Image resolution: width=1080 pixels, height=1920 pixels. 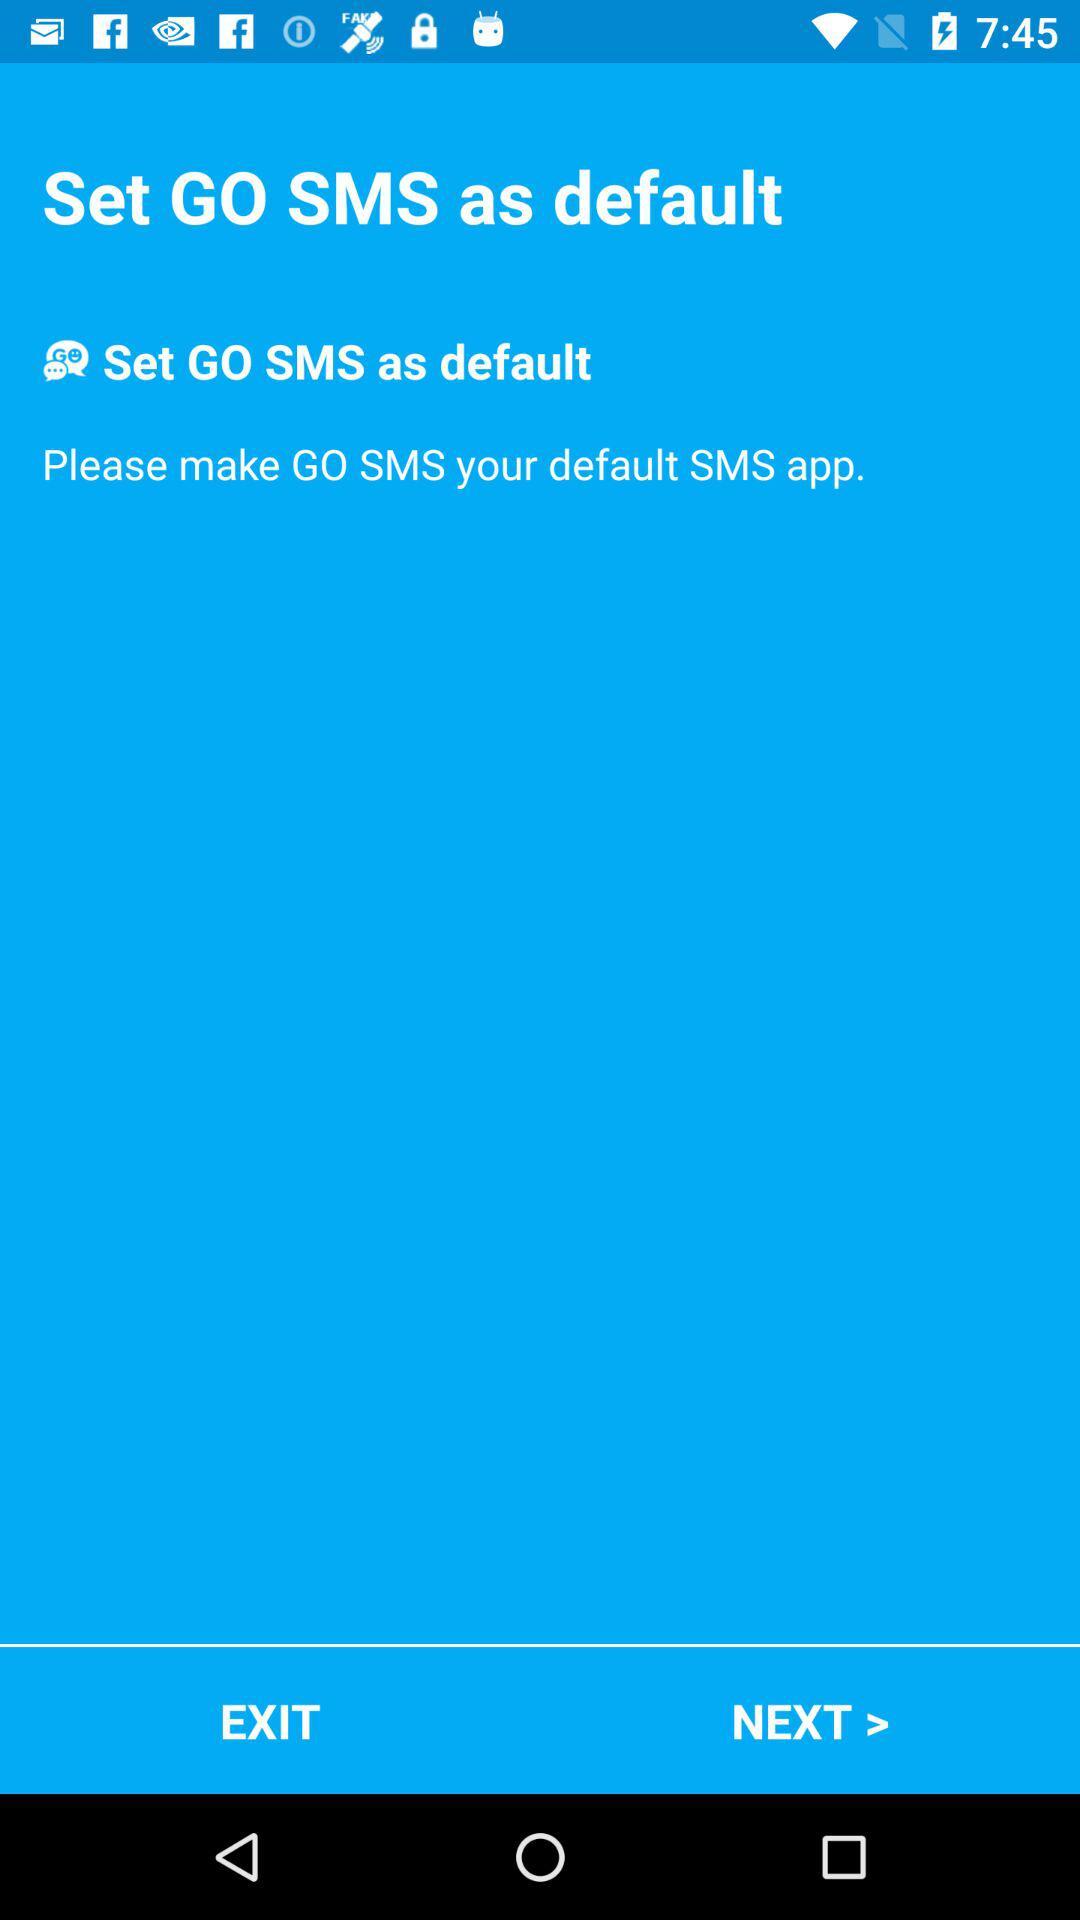 What do you see at coordinates (270, 1719) in the screenshot?
I see `the exit` at bounding box center [270, 1719].